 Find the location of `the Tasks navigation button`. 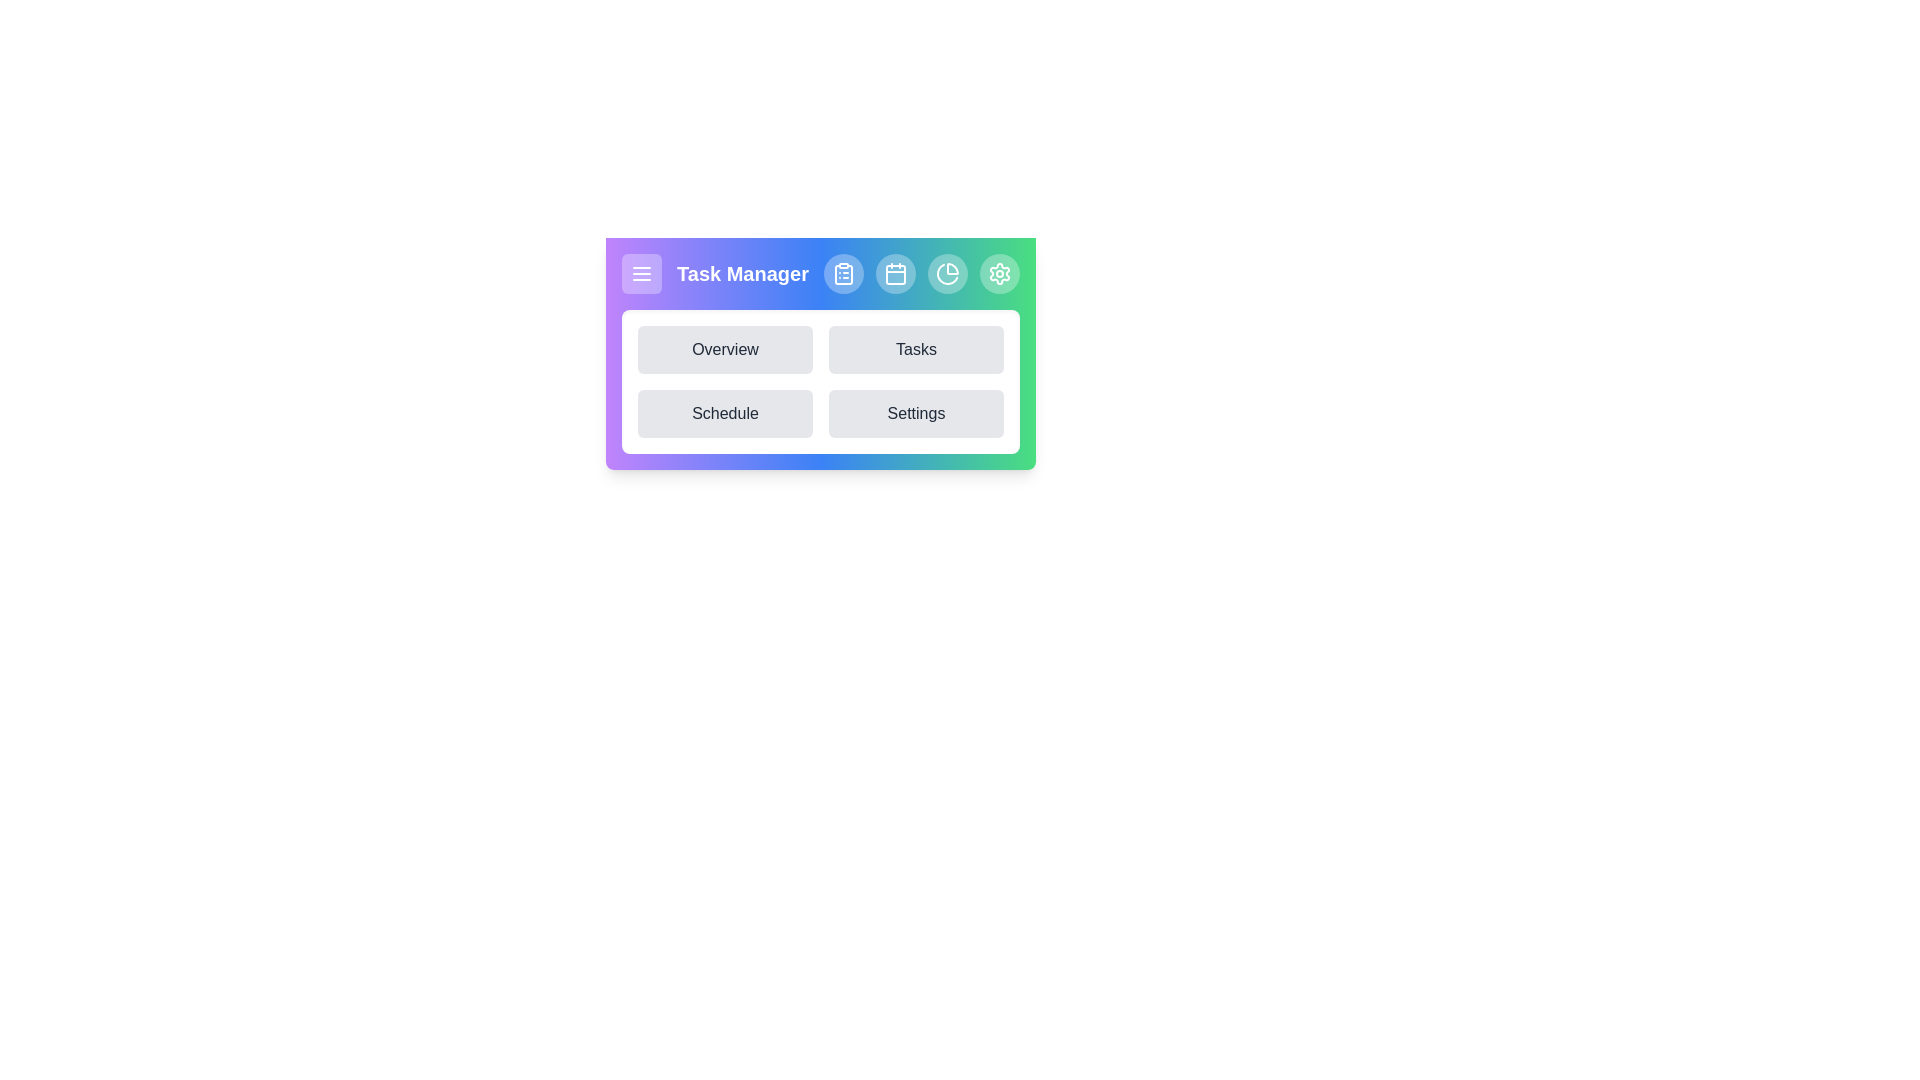

the Tasks navigation button is located at coordinates (915, 349).